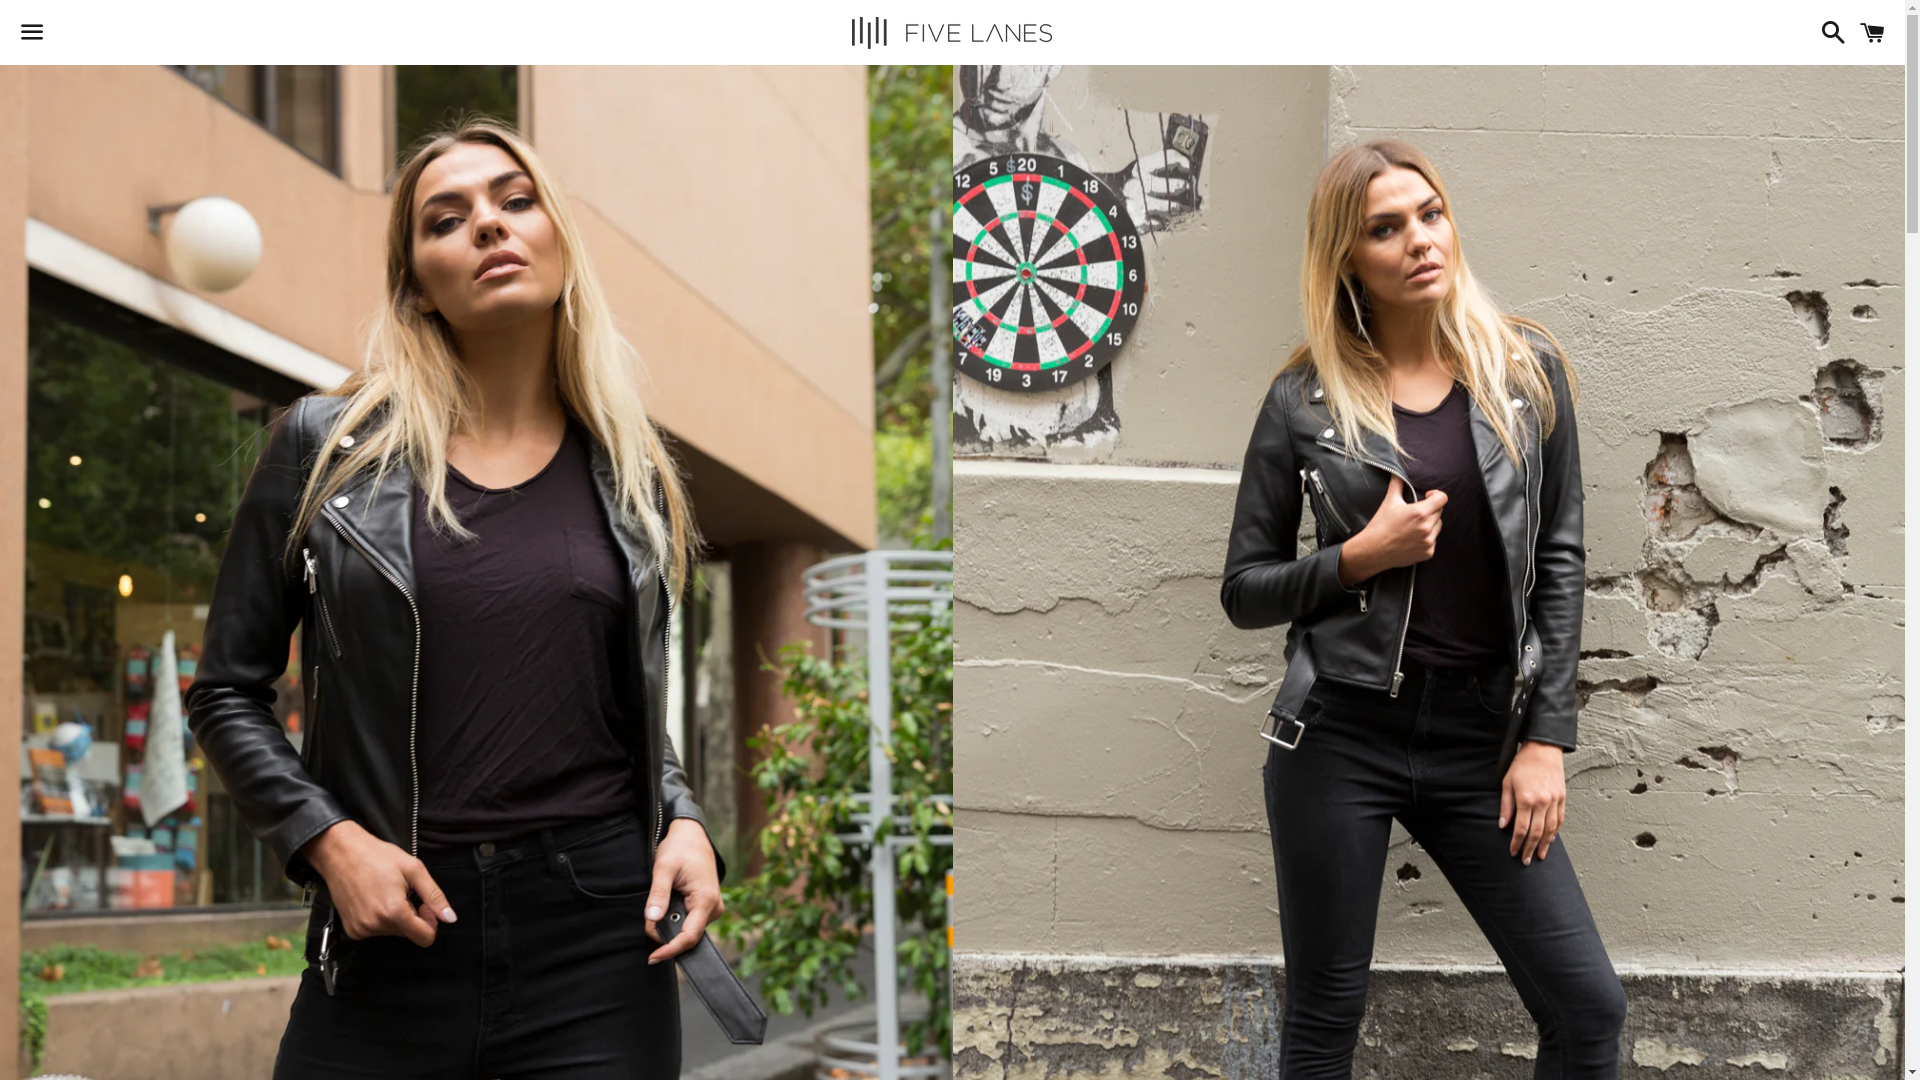  Describe the element at coordinates (32, 33) in the screenshot. I see `'Menu'` at that location.